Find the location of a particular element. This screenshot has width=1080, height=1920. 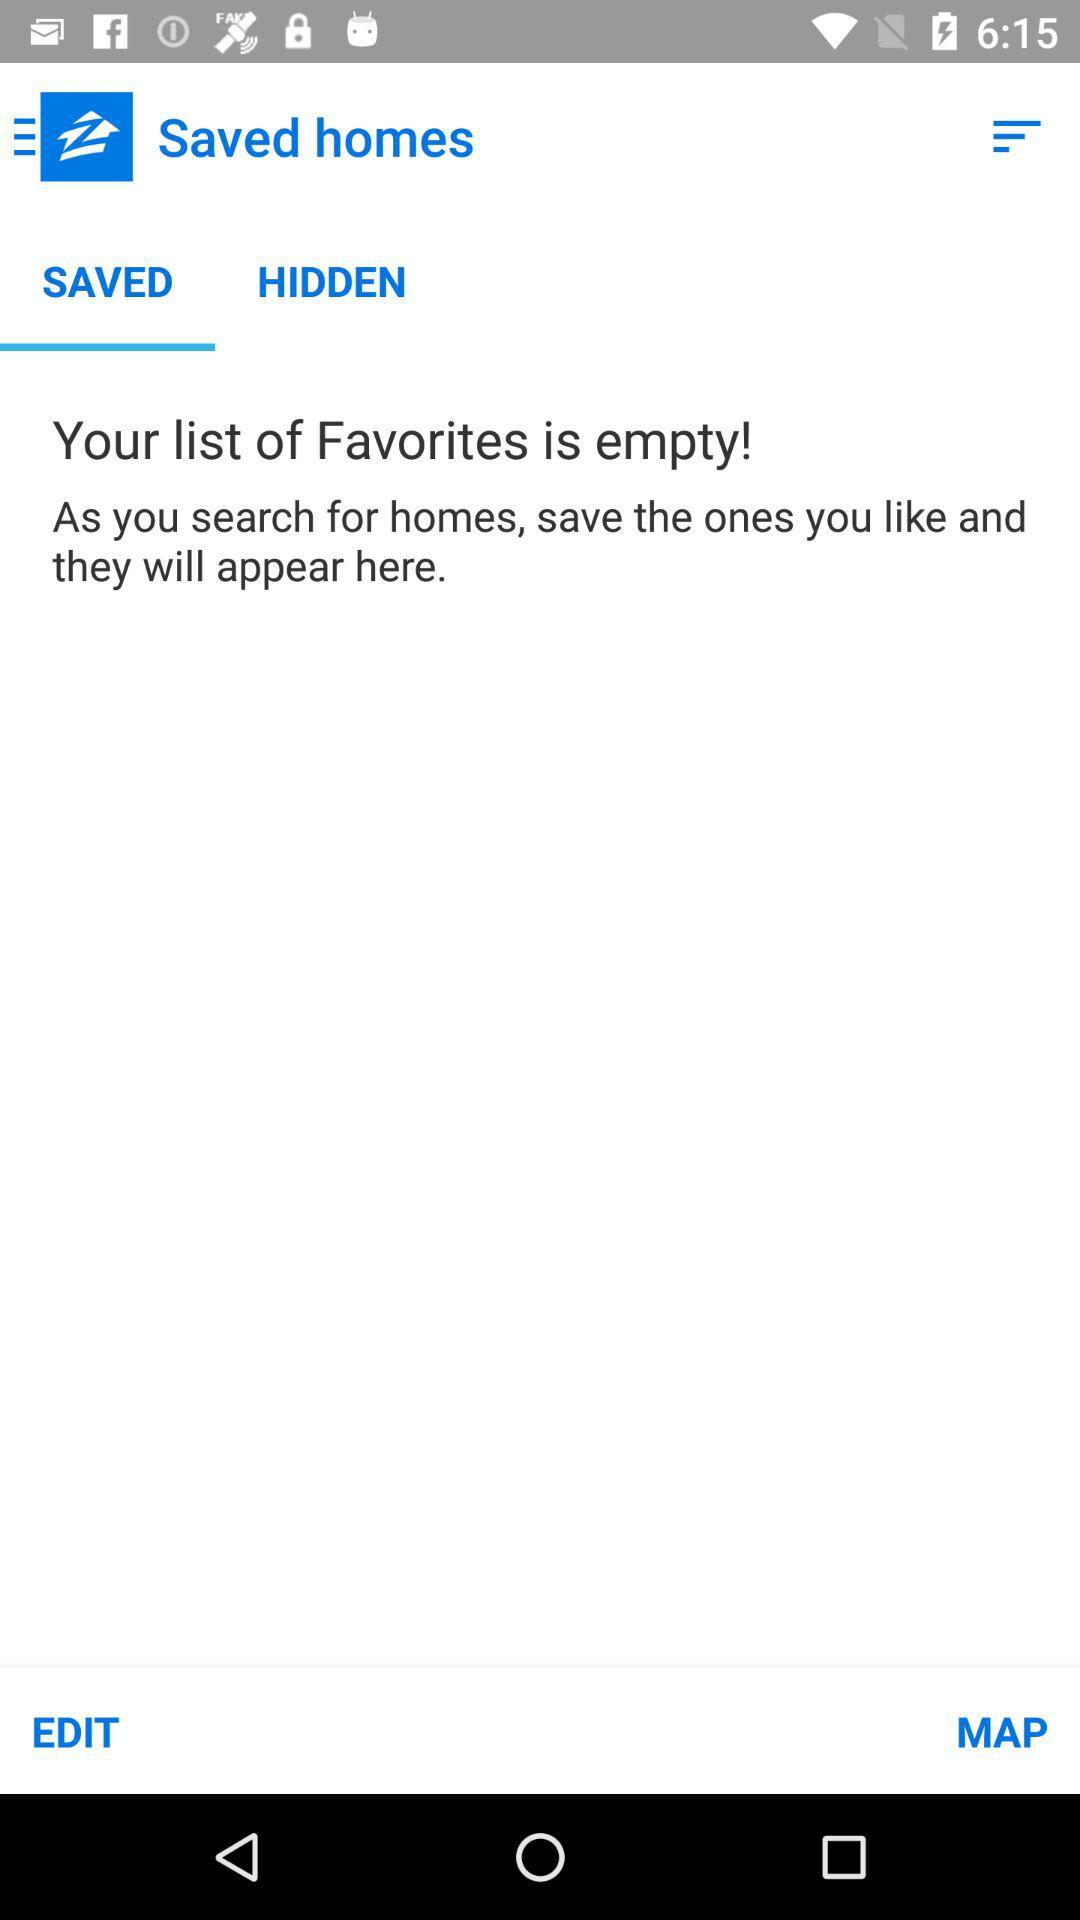

icon next to saved homes item is located at coordinates (1017, 135).